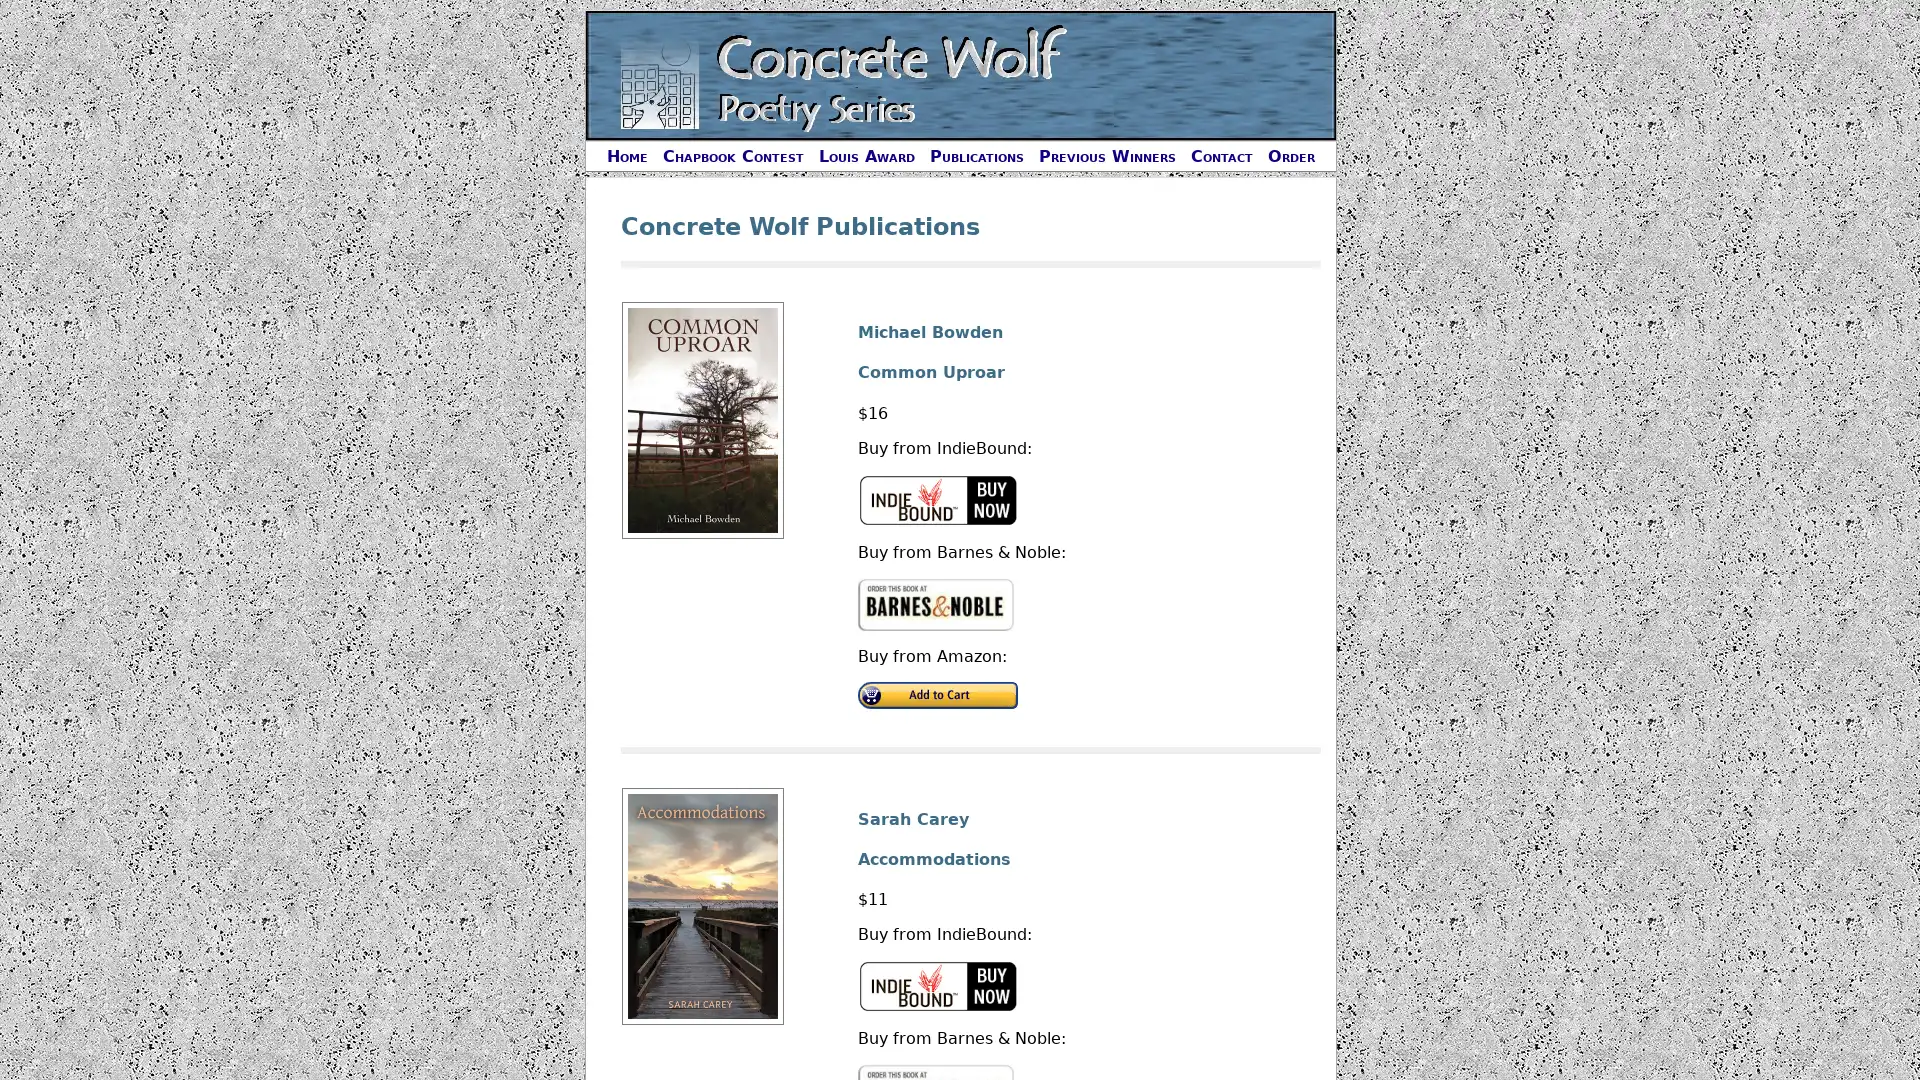 The width and height of the screenshot is (1920, 1080). I want to click on Buy on IndieBound, so click(936, 985).